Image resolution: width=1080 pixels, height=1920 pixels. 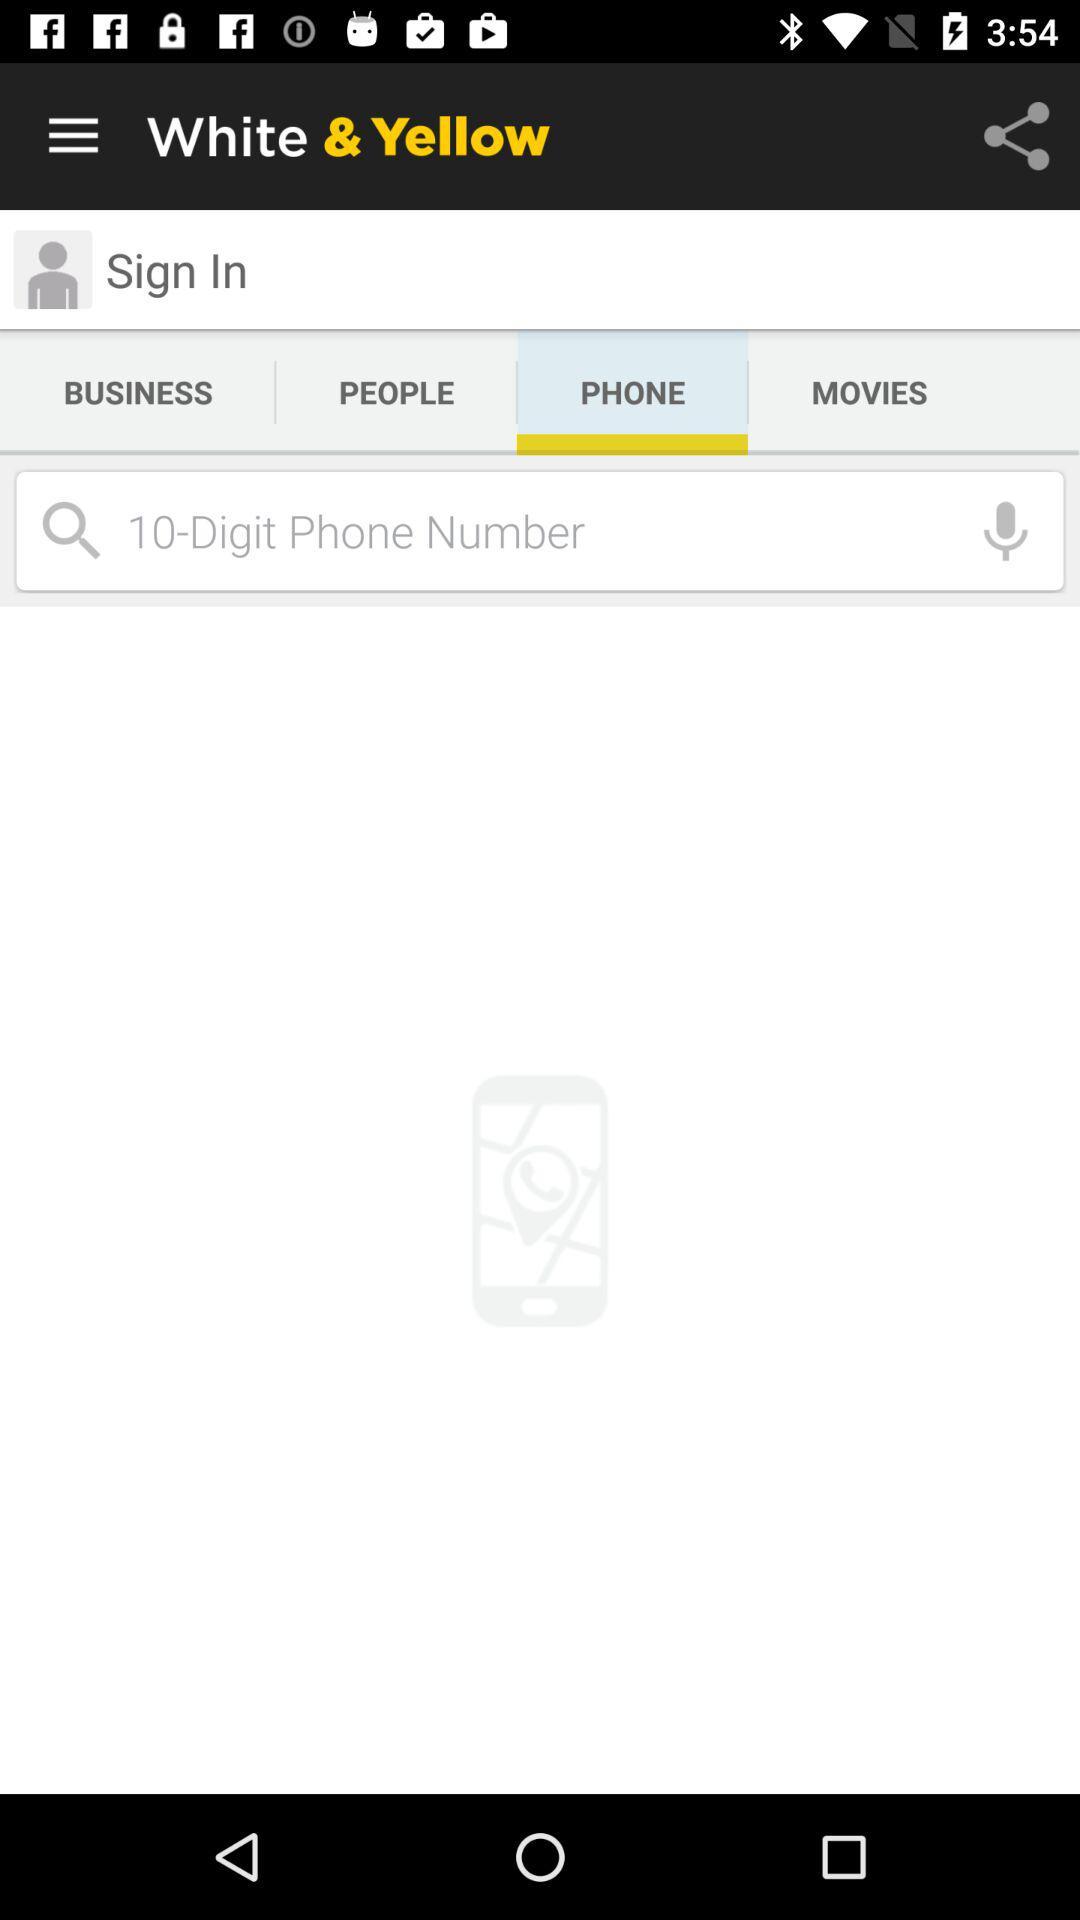 What do you see at coordinates (550, 531) in the screenshot?
I see `icon below the business` at bounding box center [550, 531].